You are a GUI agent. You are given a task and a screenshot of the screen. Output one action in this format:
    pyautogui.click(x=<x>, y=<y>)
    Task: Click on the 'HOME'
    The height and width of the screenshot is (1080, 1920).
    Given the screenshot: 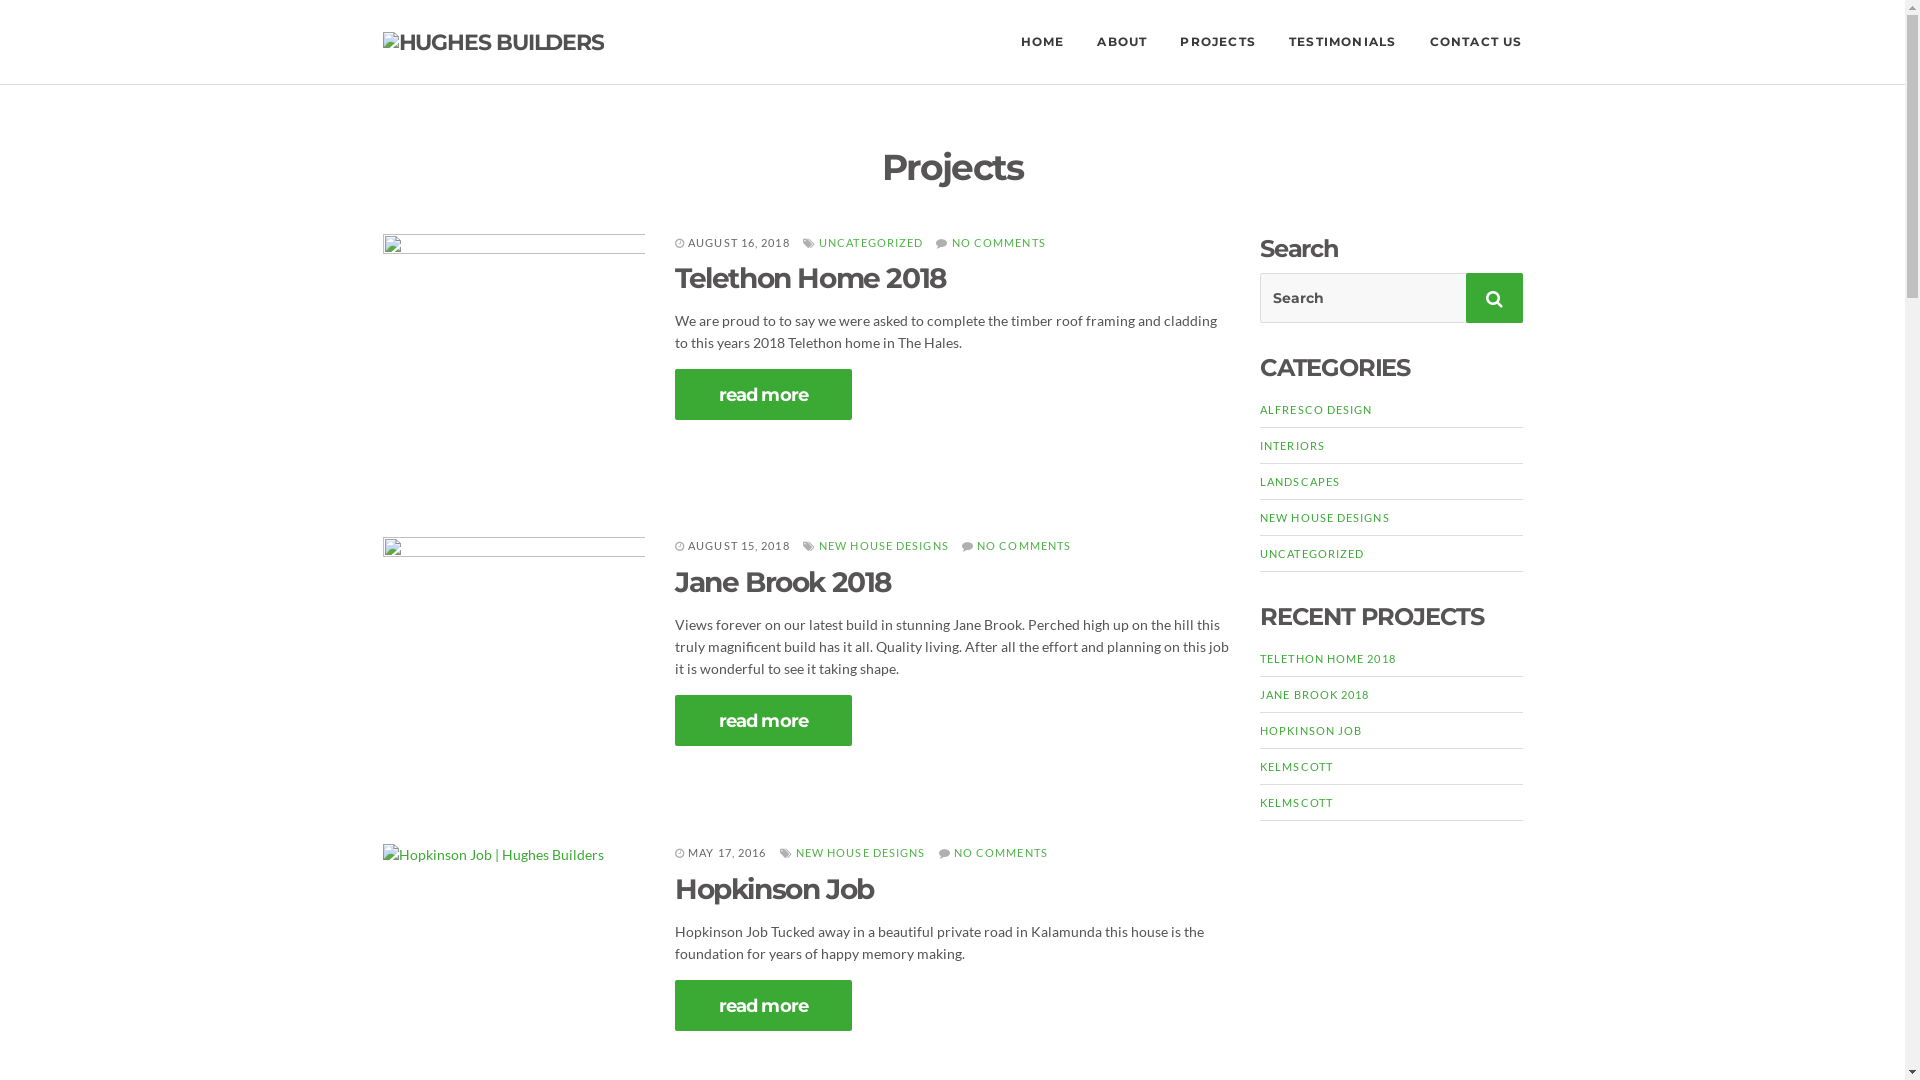 What is the action you would take?
    pyautogui.click(x=1041, y=43)
    